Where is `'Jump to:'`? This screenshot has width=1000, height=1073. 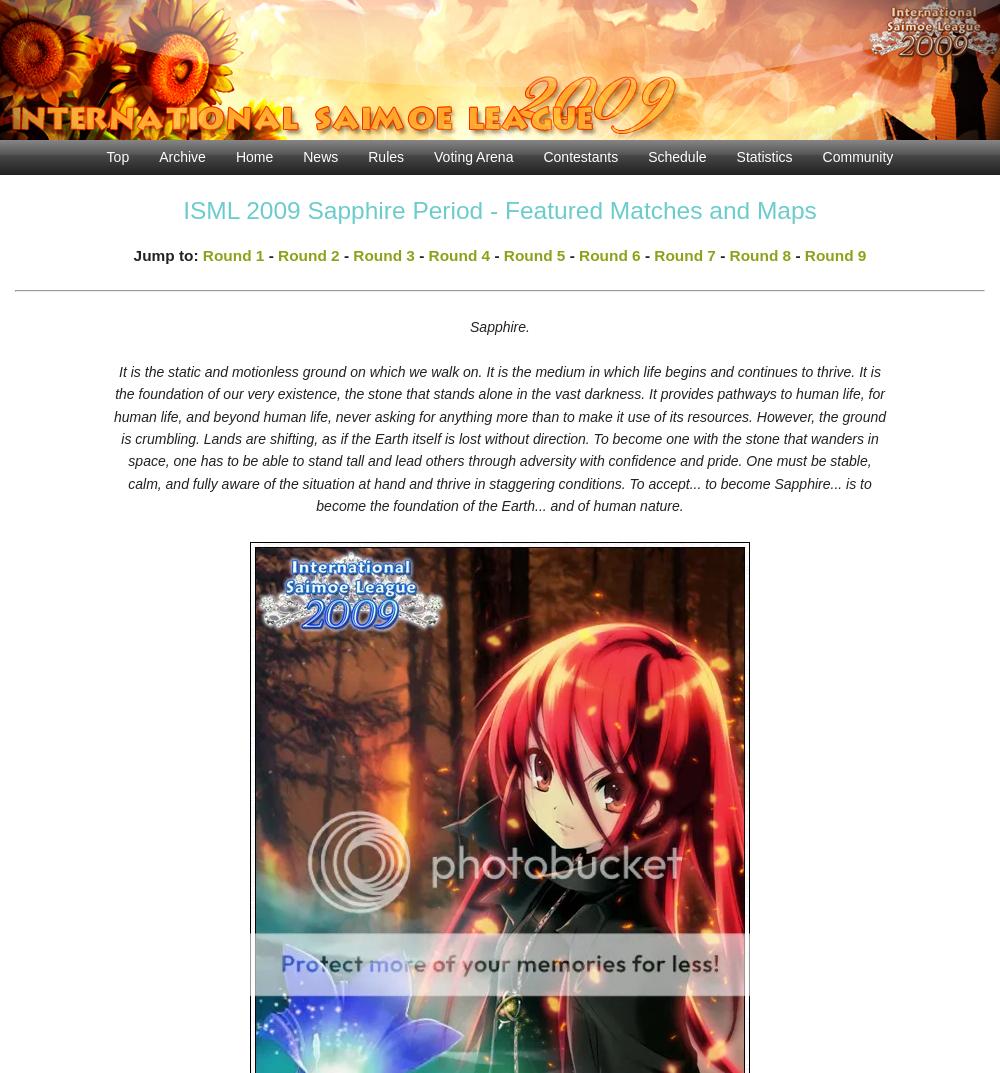 'Jump to:' is located at coordinates (167, 253).